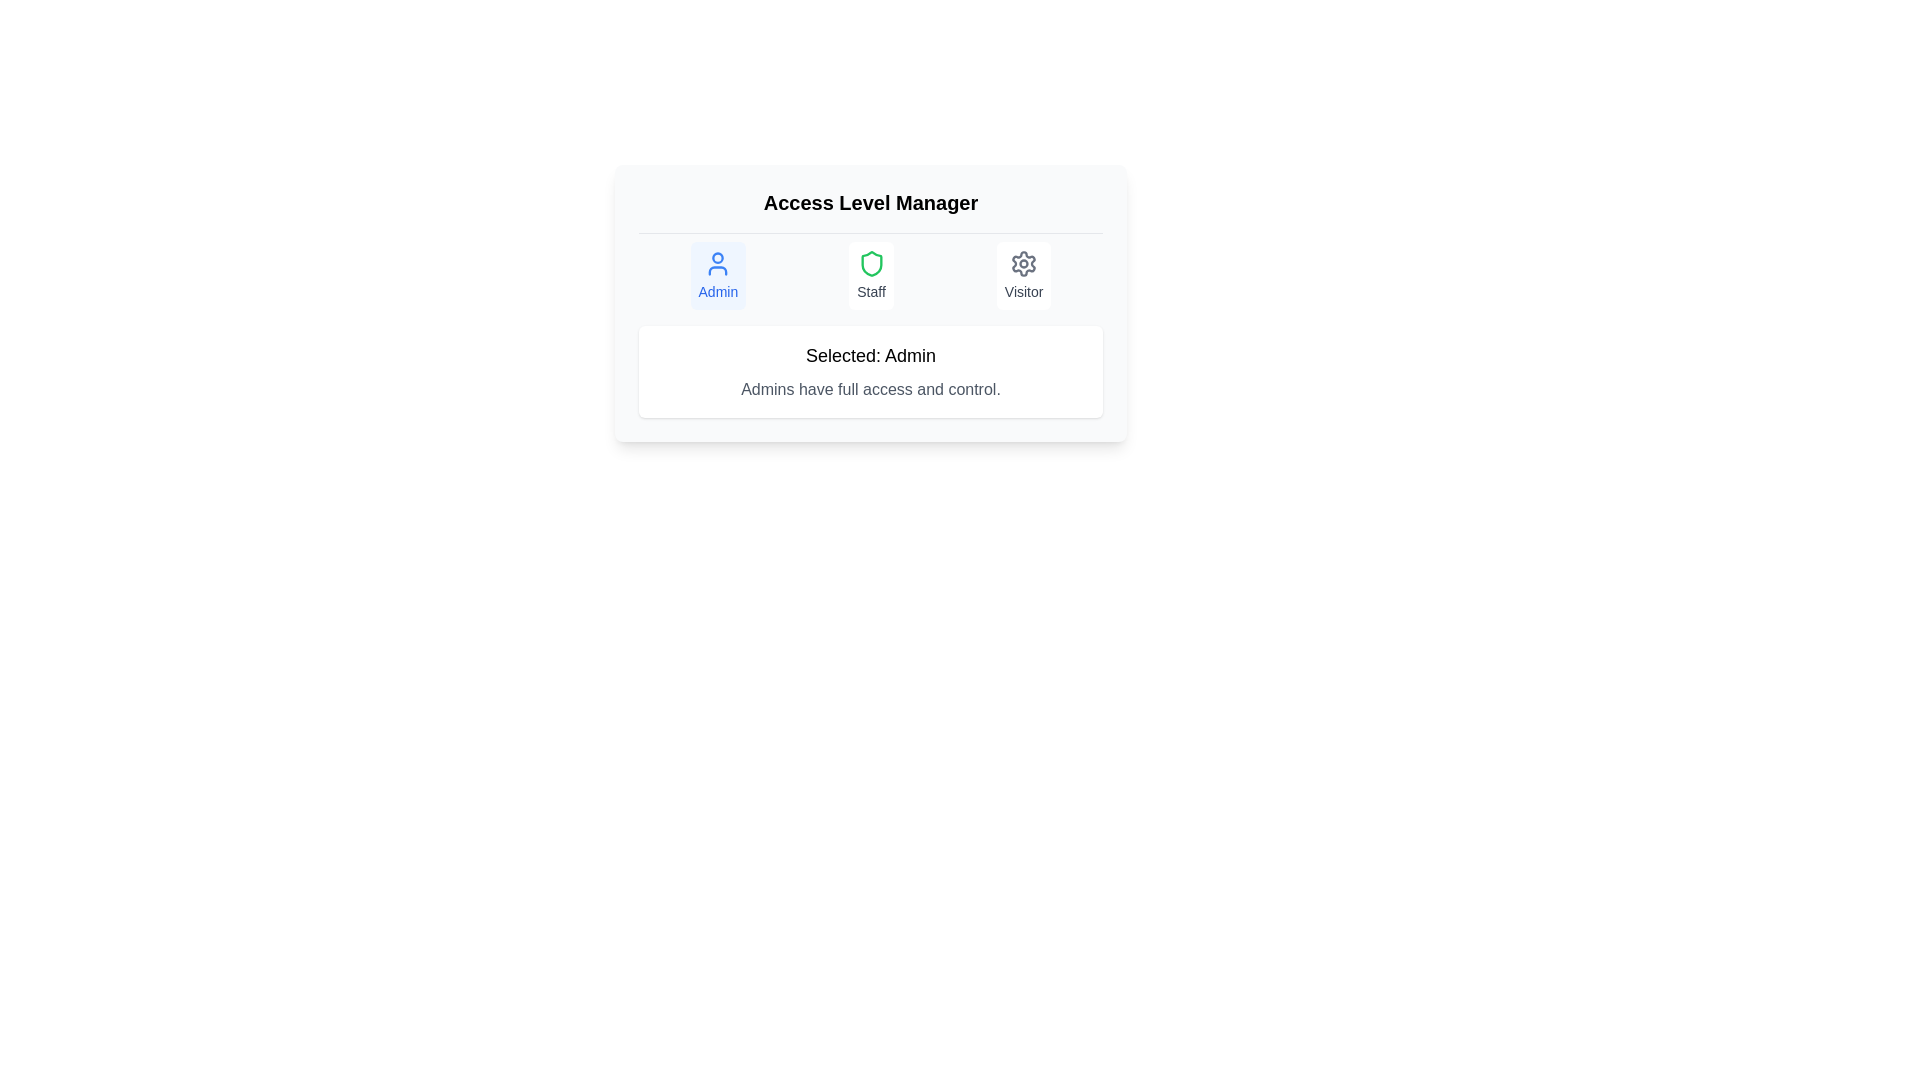  Describe the element at coordinates (1024, 276) in the screenshot. I see `the vertically aligned button with a gray gear icon and the text label 'Visitor' for visual feedback` at that location.